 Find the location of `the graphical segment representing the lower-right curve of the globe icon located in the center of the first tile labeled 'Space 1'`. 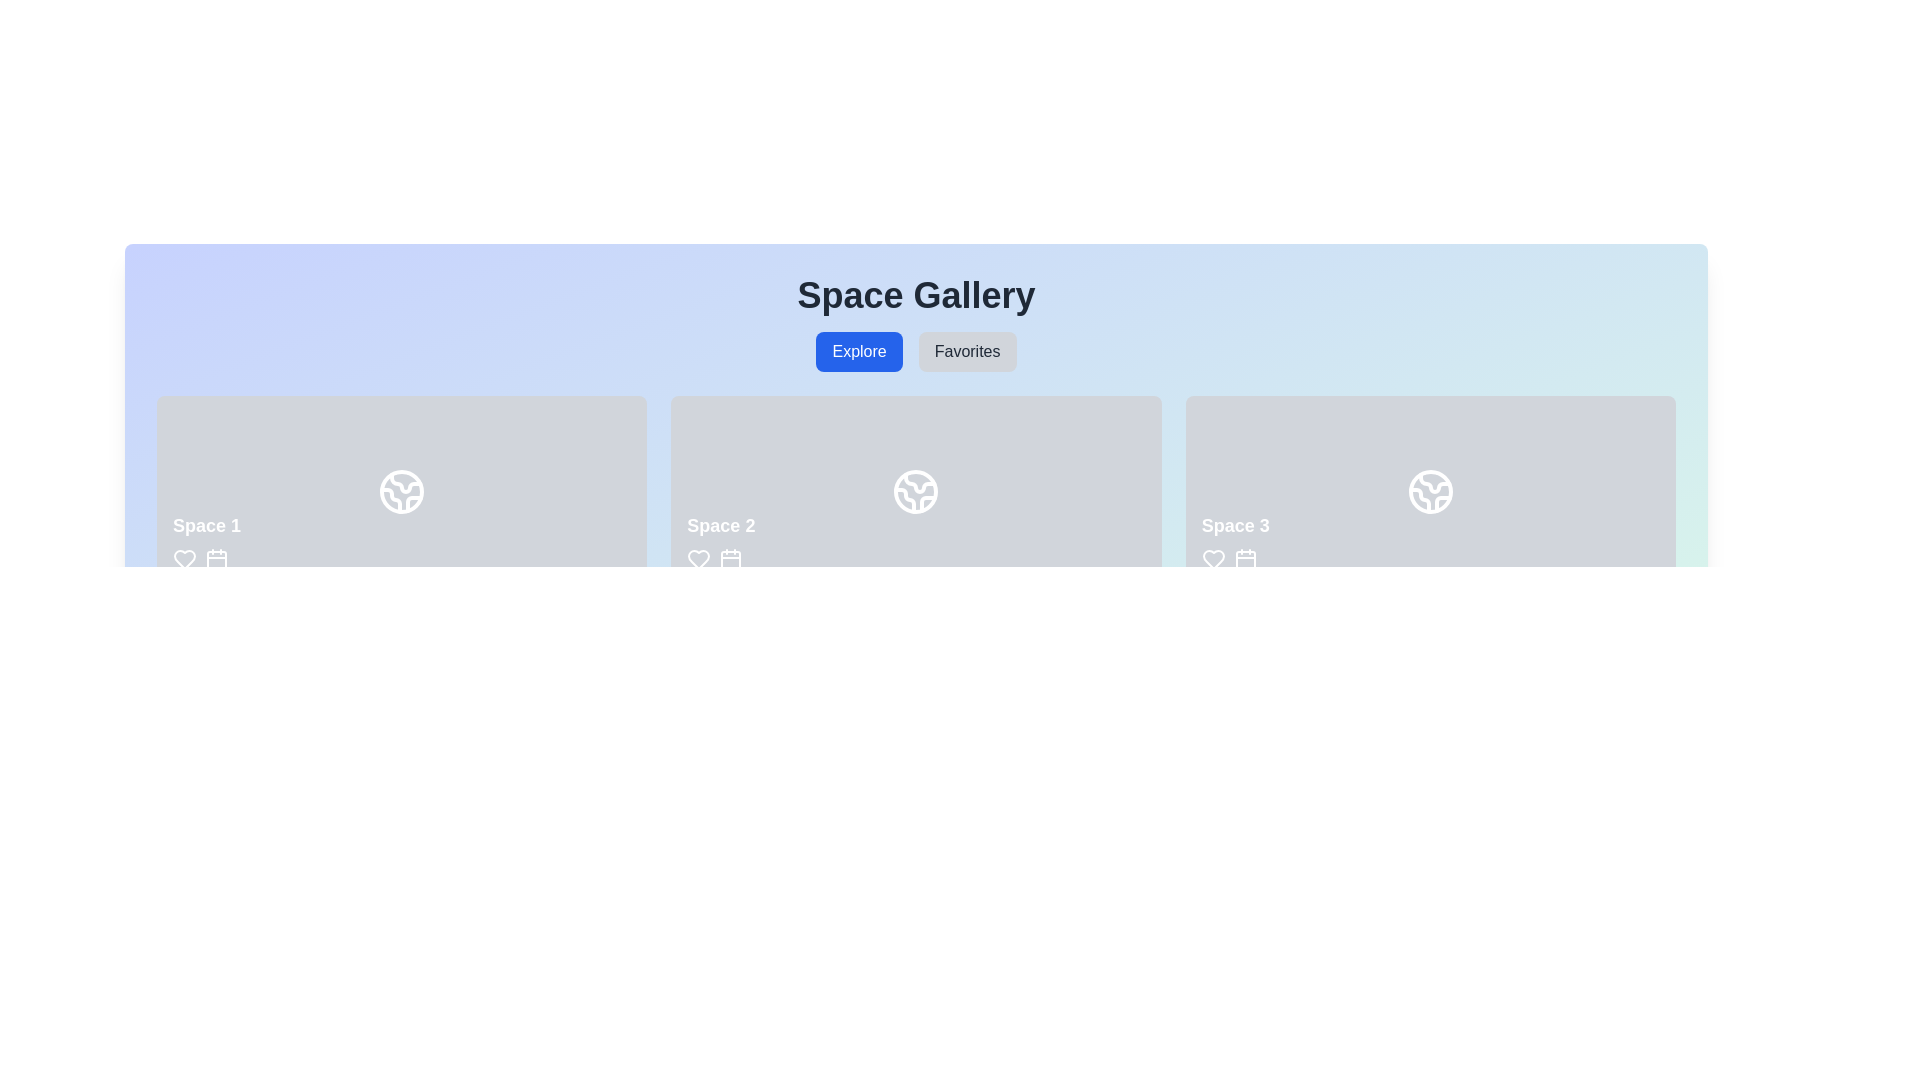

the graphical segment representing the lower-right curve of the globe icon located in the center of the first tile labeled 'Space 1' is located at coordinates (413, 503).